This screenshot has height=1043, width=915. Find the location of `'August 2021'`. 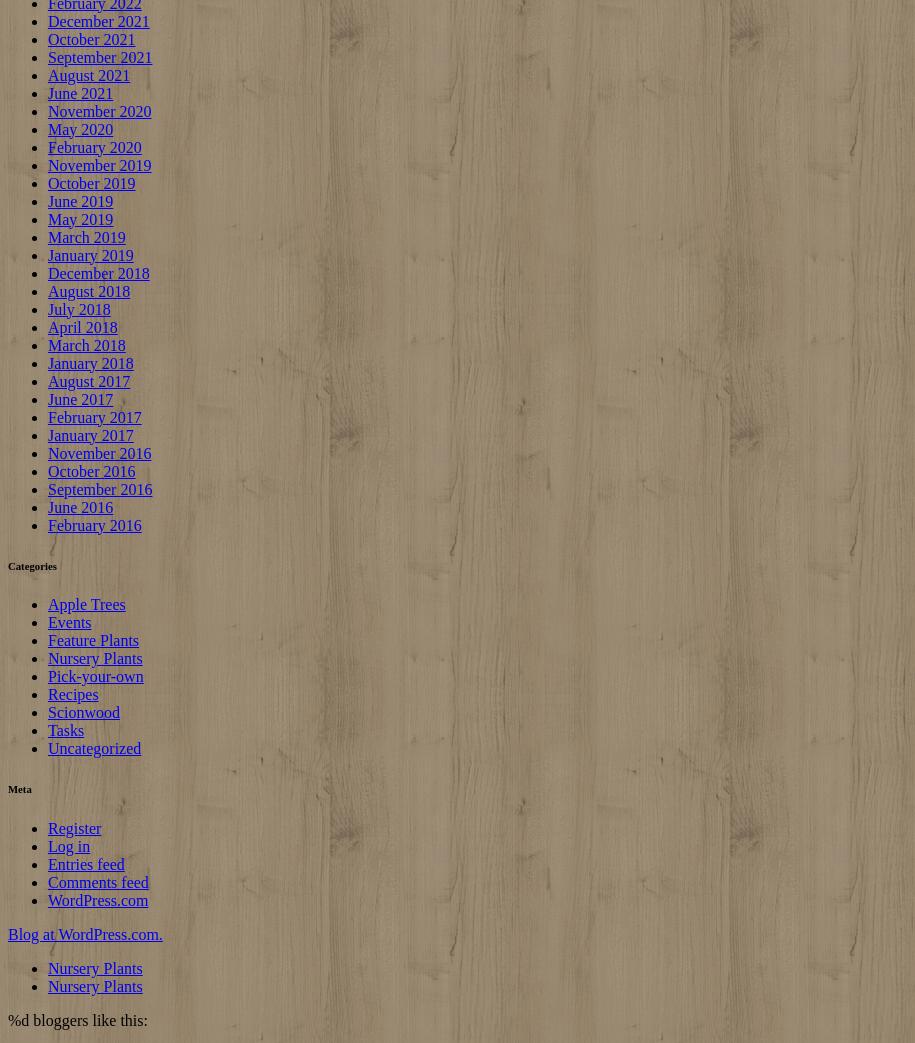

'August 2021' is located at coordinates (88, 73).